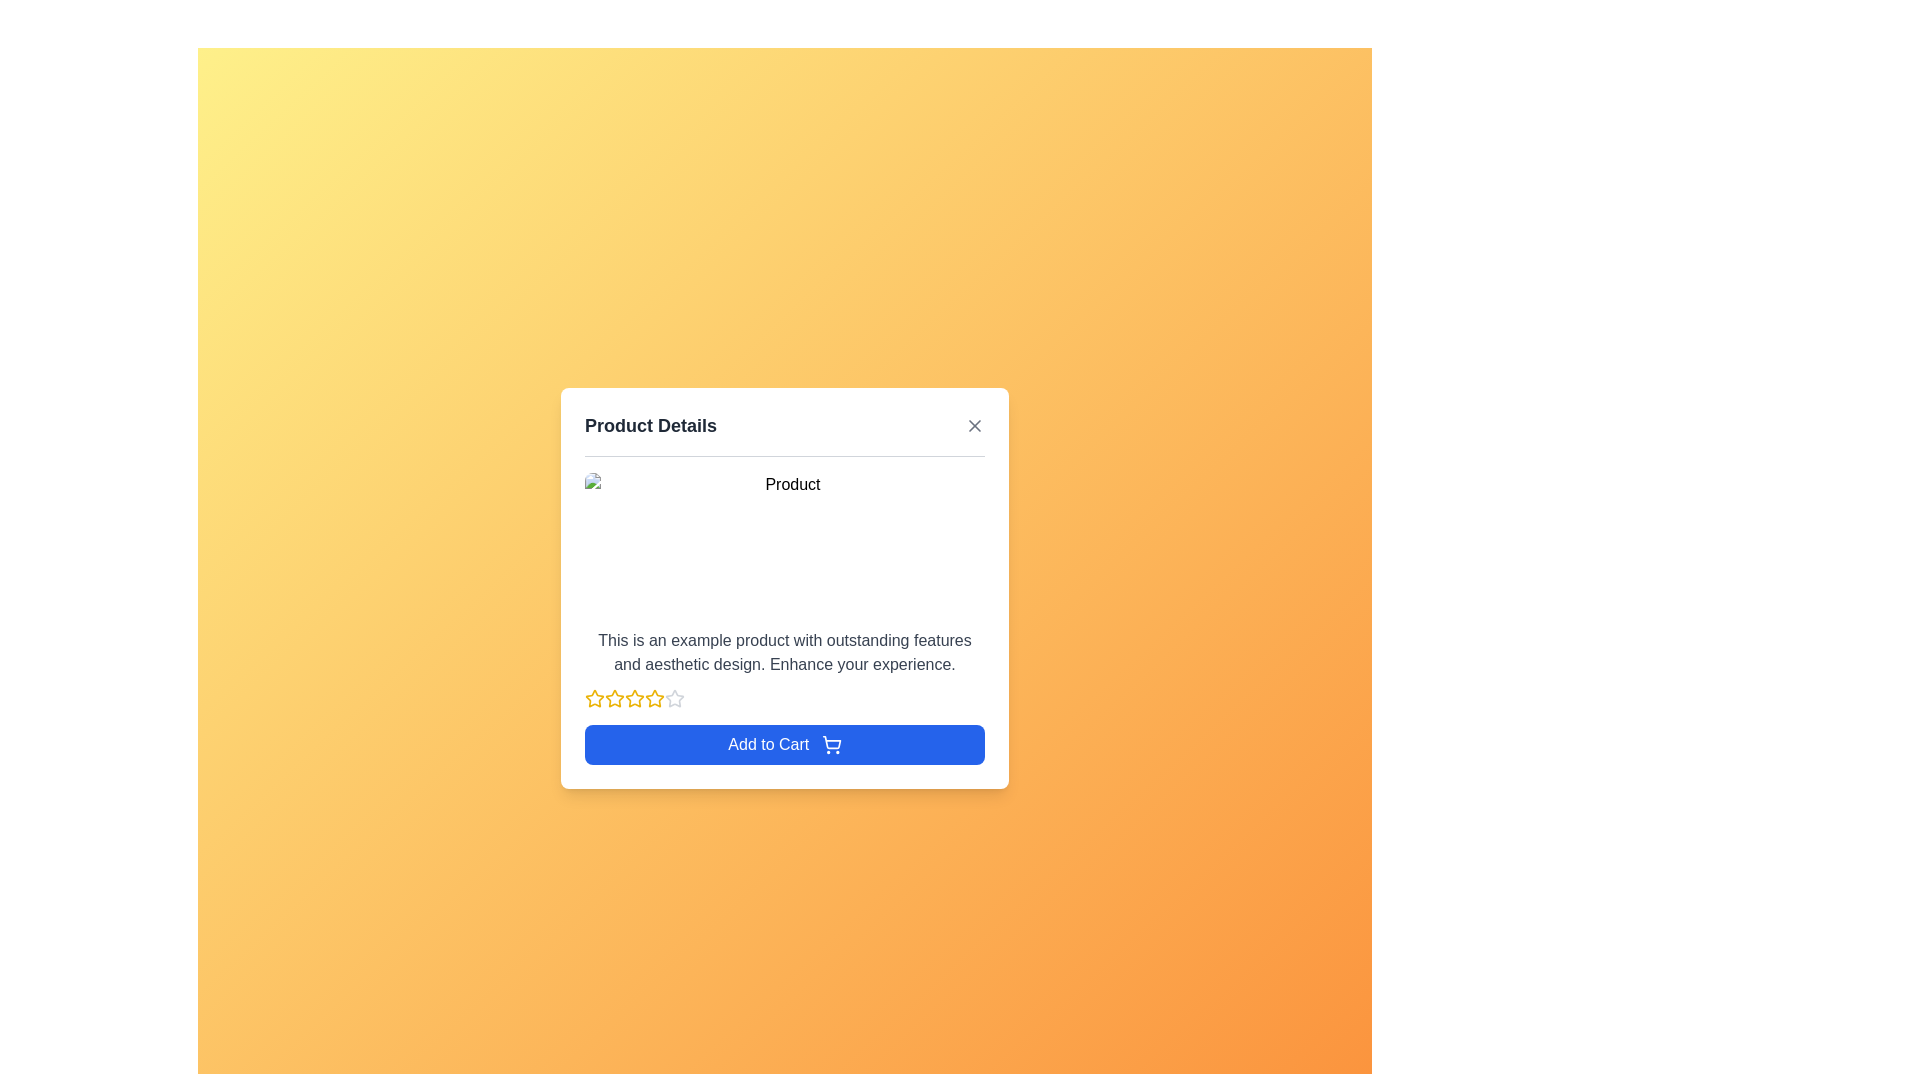  Describe the element at coordinates (654, 697) in the screenshot. I see `the third star` at that location.